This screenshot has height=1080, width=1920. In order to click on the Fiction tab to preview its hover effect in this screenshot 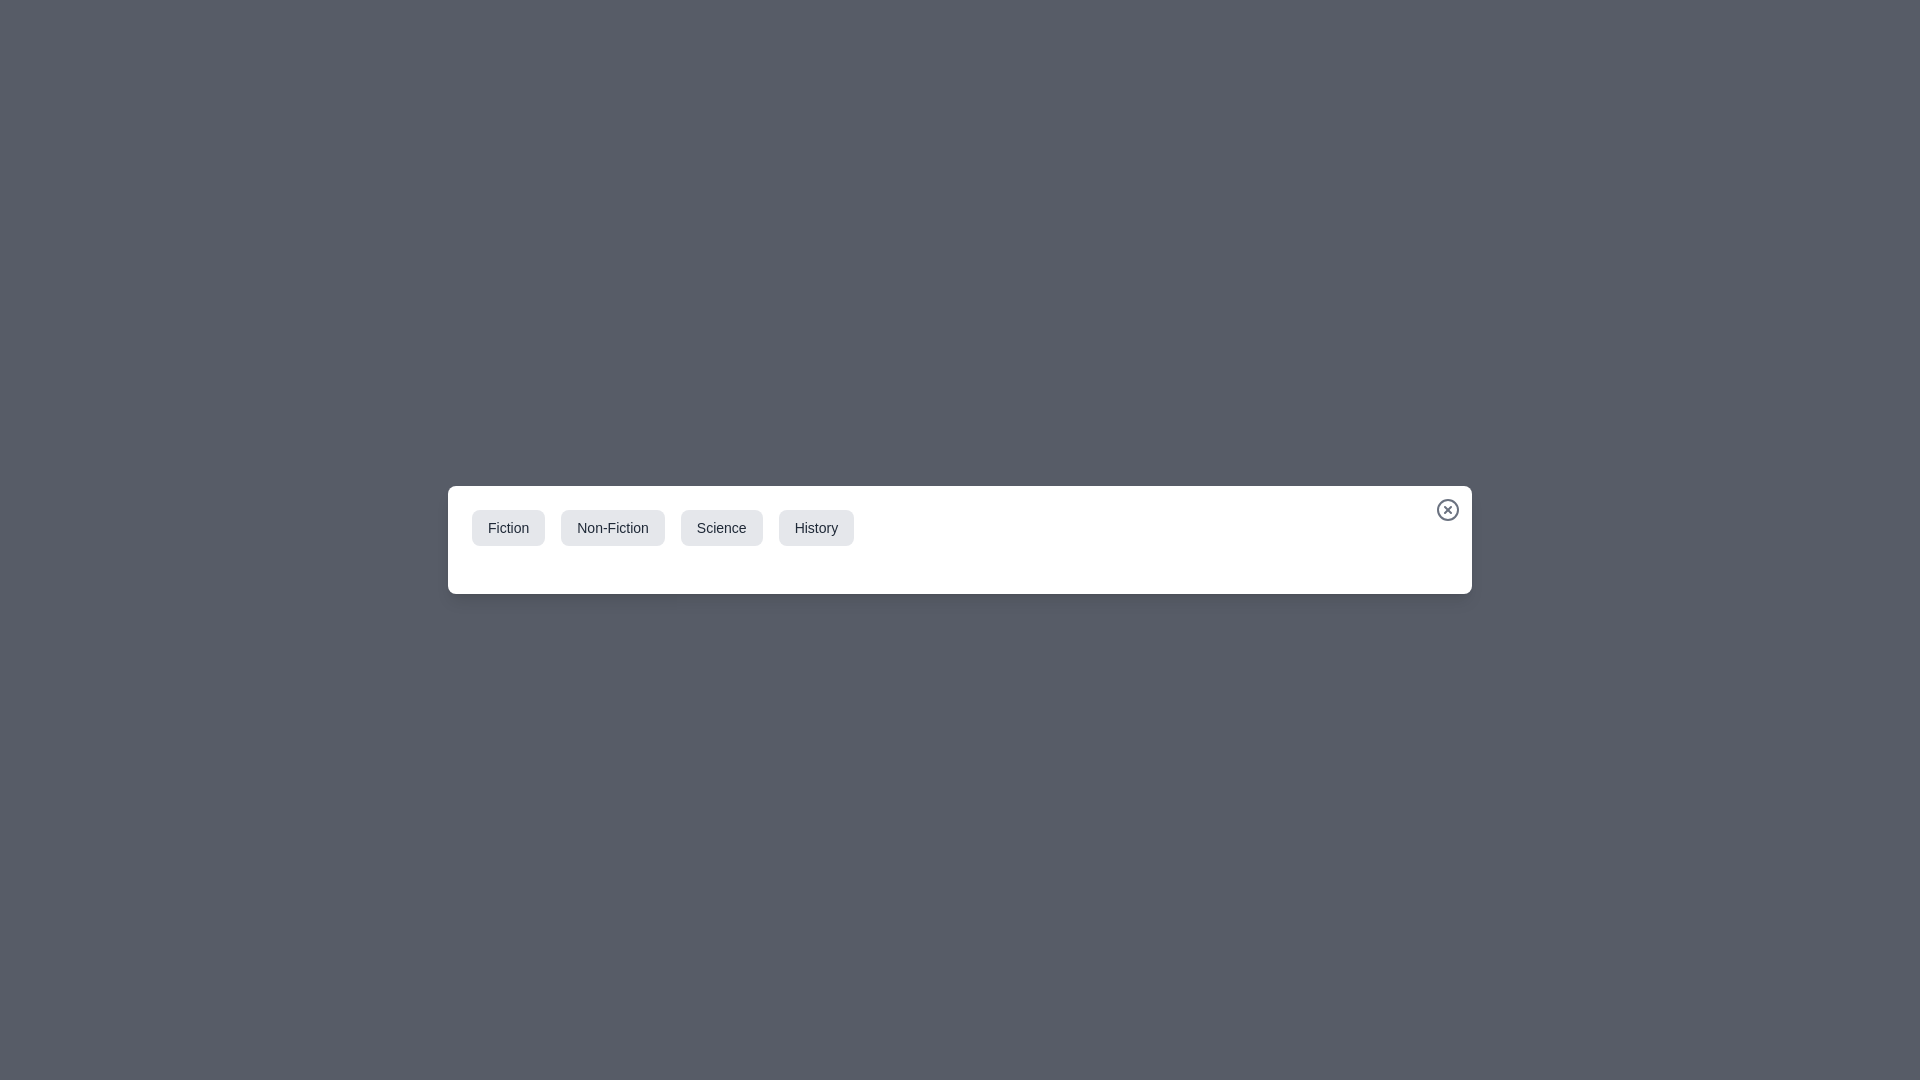, I will do `click(508, 527)`.